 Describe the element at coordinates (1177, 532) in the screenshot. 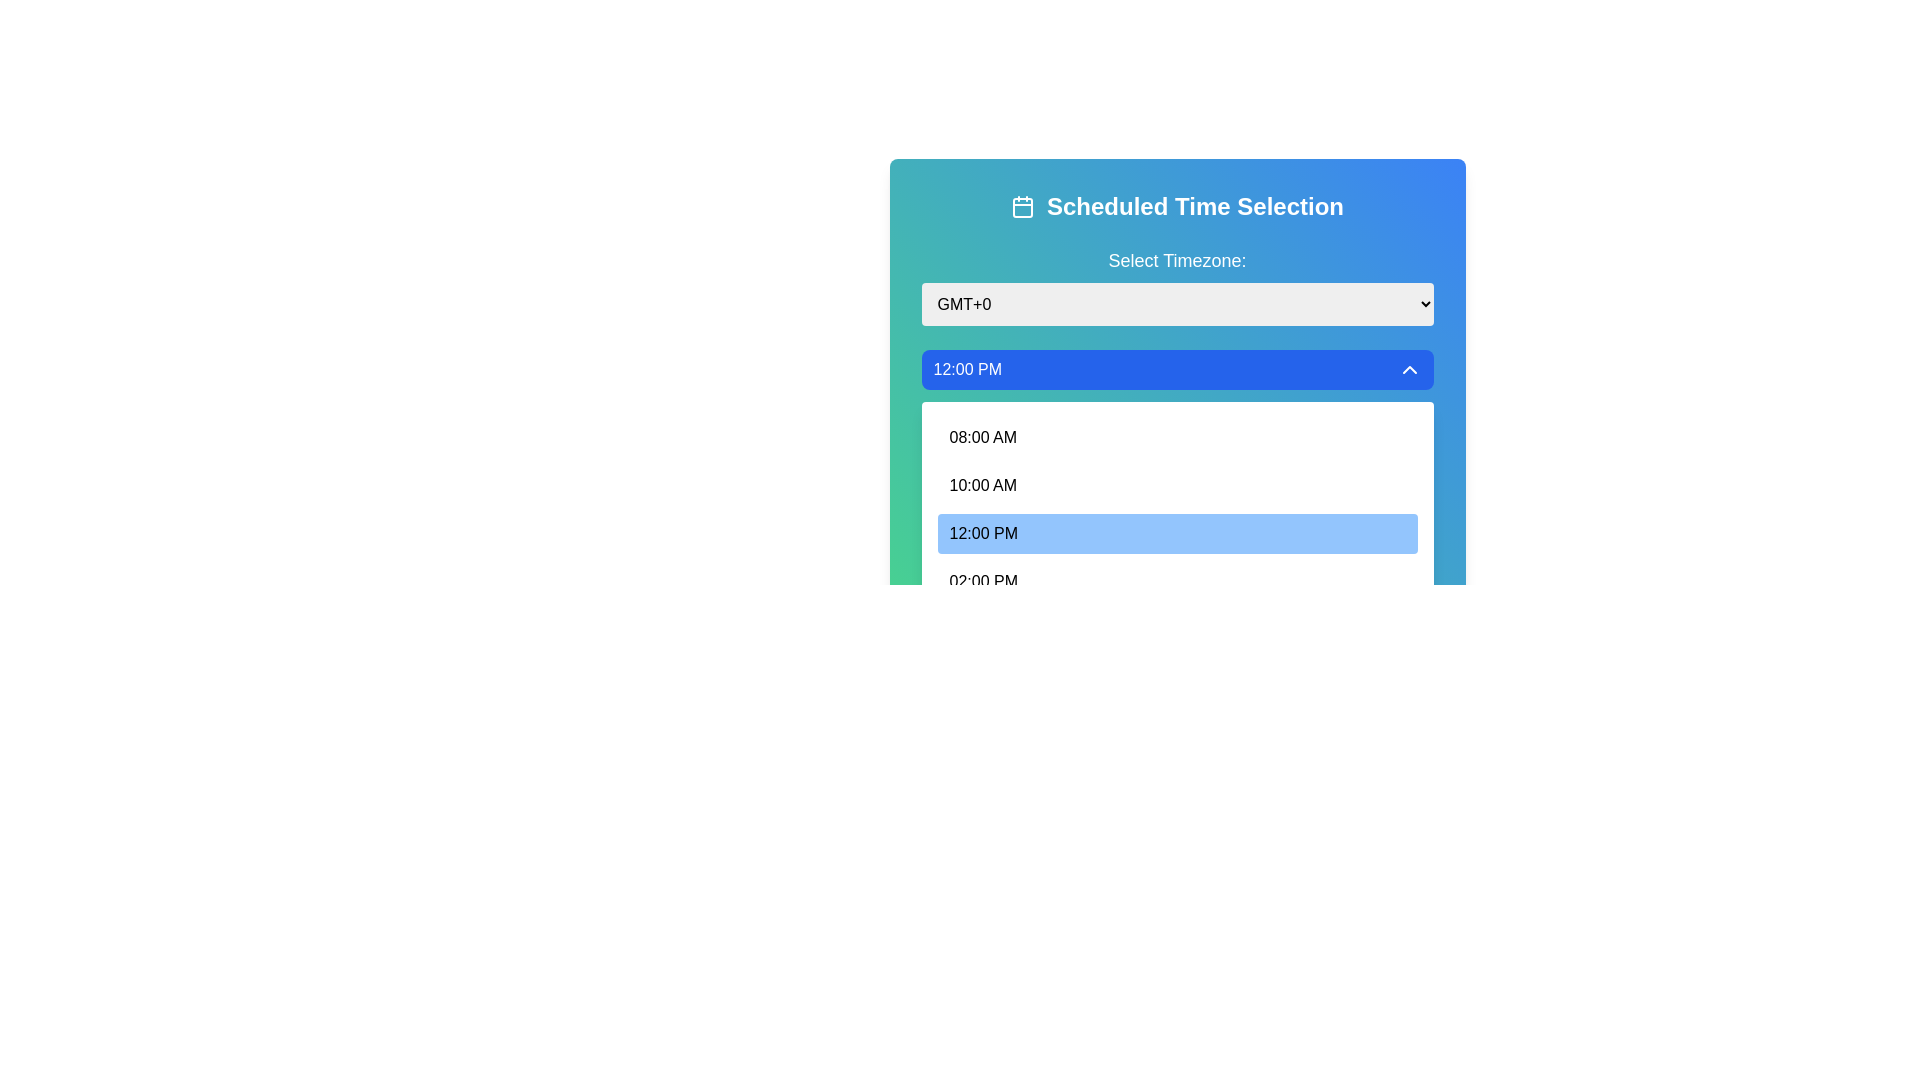

I see `the dropdown option displaying '12:00 PM'` at that location.